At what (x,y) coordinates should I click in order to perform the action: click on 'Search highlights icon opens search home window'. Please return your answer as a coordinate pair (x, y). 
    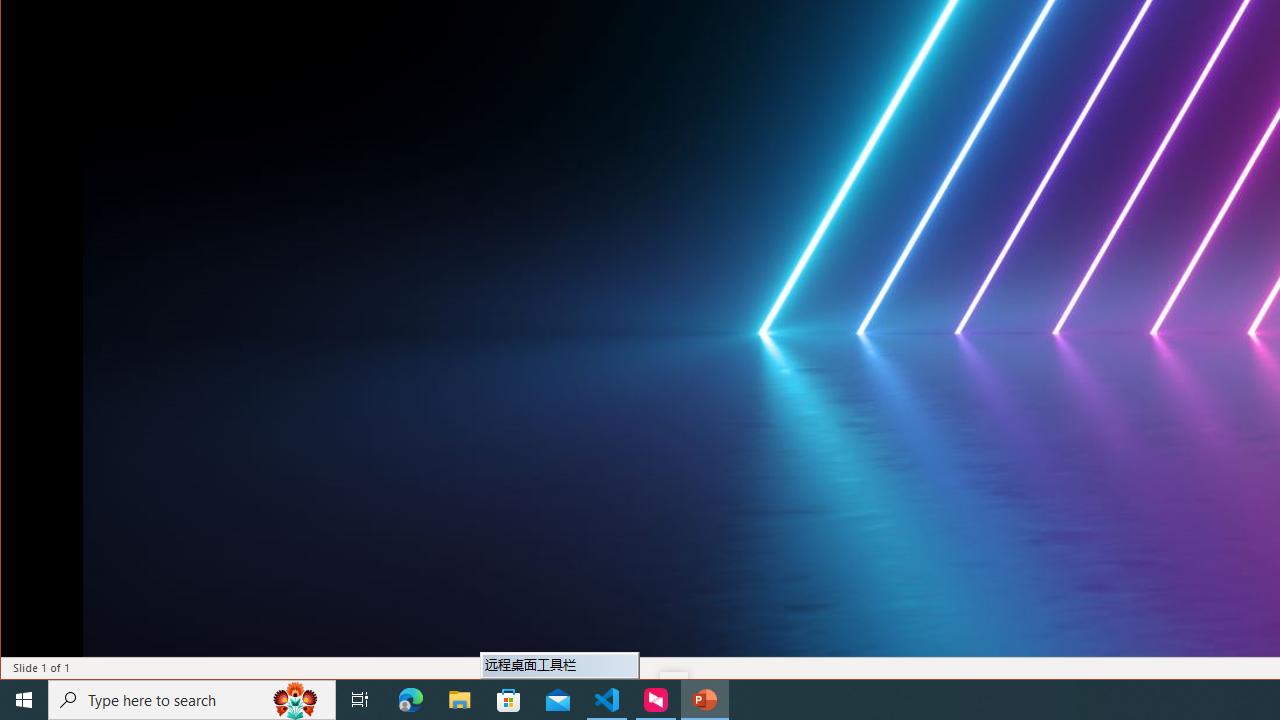
    Looking at the image, I should click on (294, 698).